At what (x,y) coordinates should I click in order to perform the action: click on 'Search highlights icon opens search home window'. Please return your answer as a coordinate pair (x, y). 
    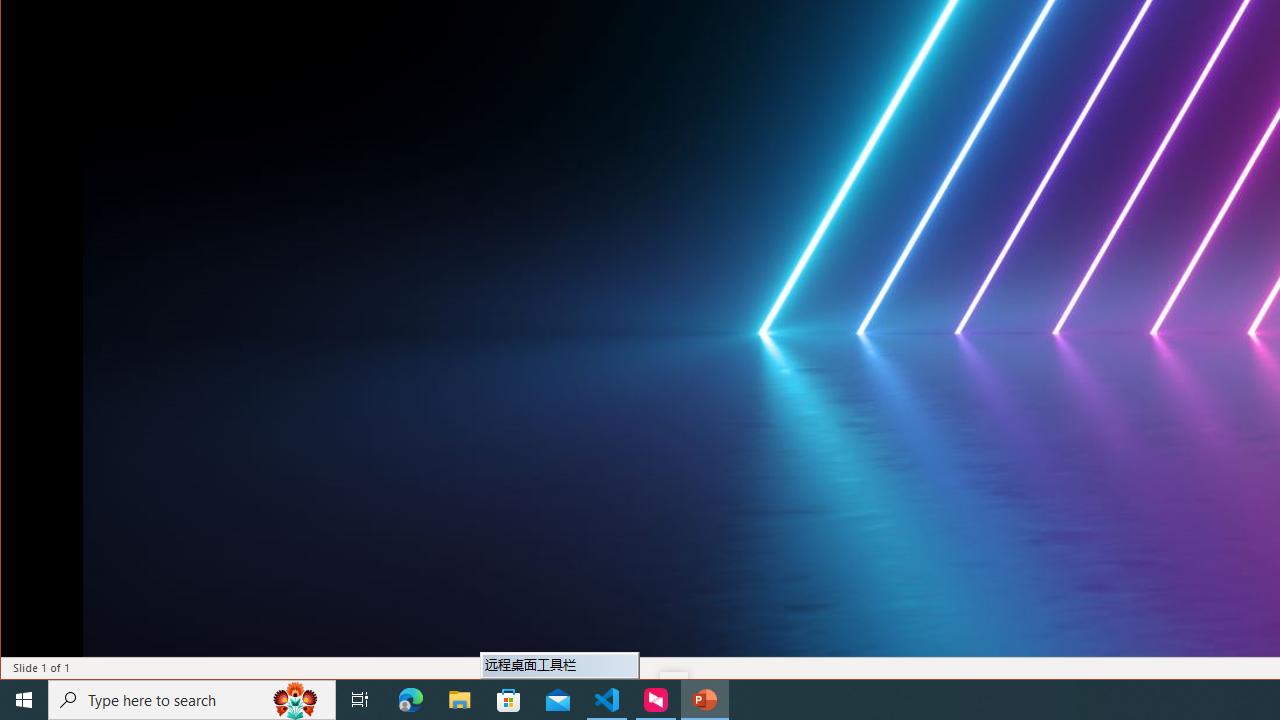
    Looking at the image, I should click on (294, 698).